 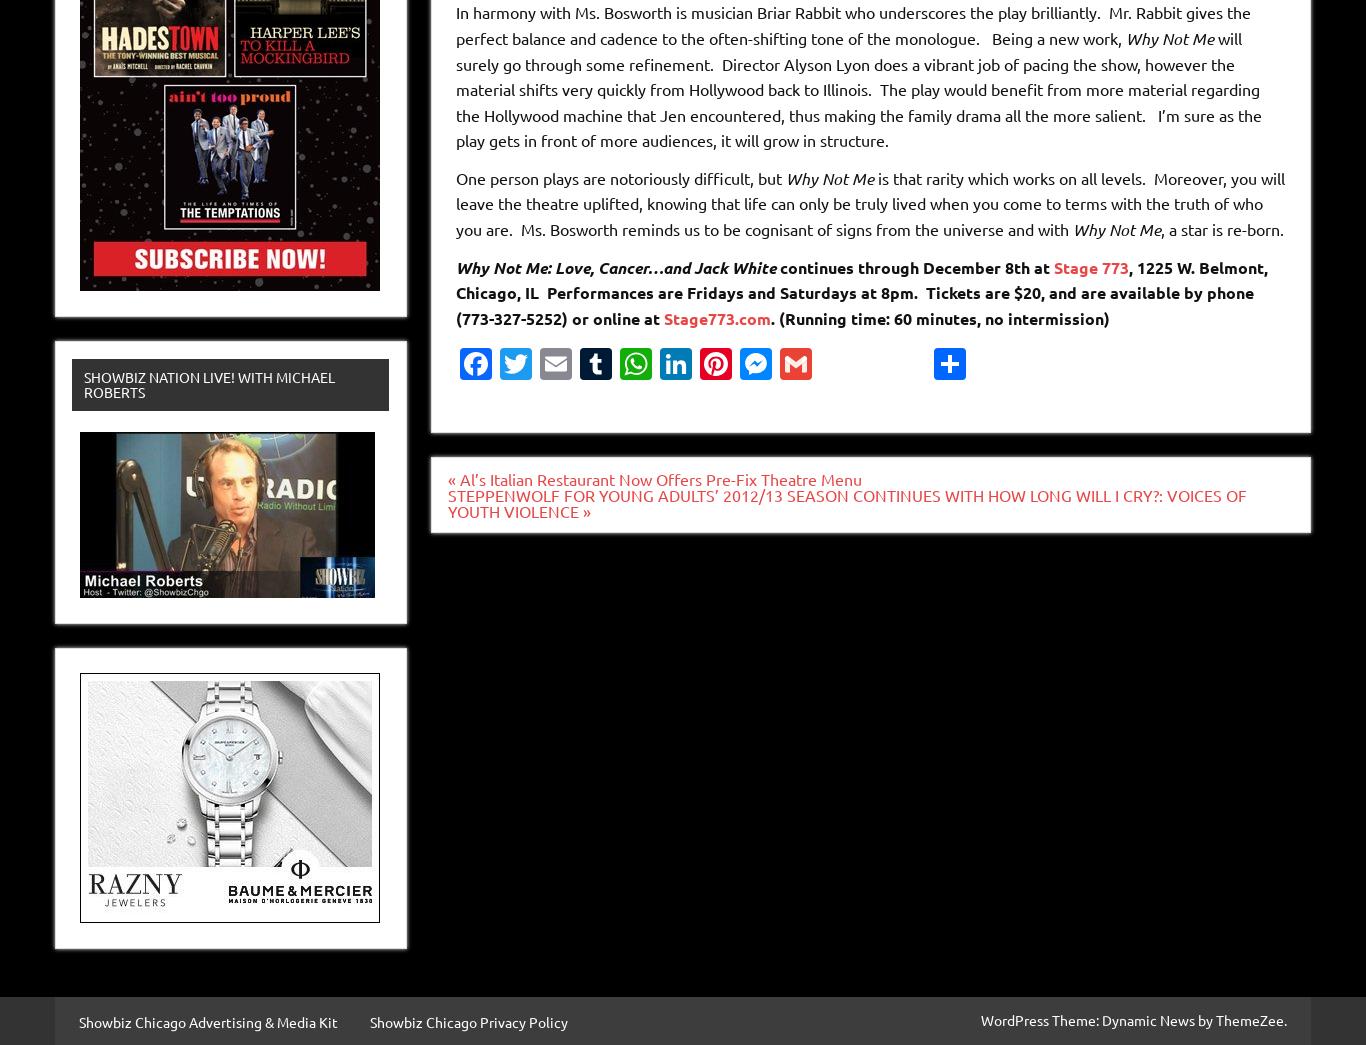 I want to click on 'Why Not Me: Love, Cancer…and Jack White', so click(x=613, y=265).